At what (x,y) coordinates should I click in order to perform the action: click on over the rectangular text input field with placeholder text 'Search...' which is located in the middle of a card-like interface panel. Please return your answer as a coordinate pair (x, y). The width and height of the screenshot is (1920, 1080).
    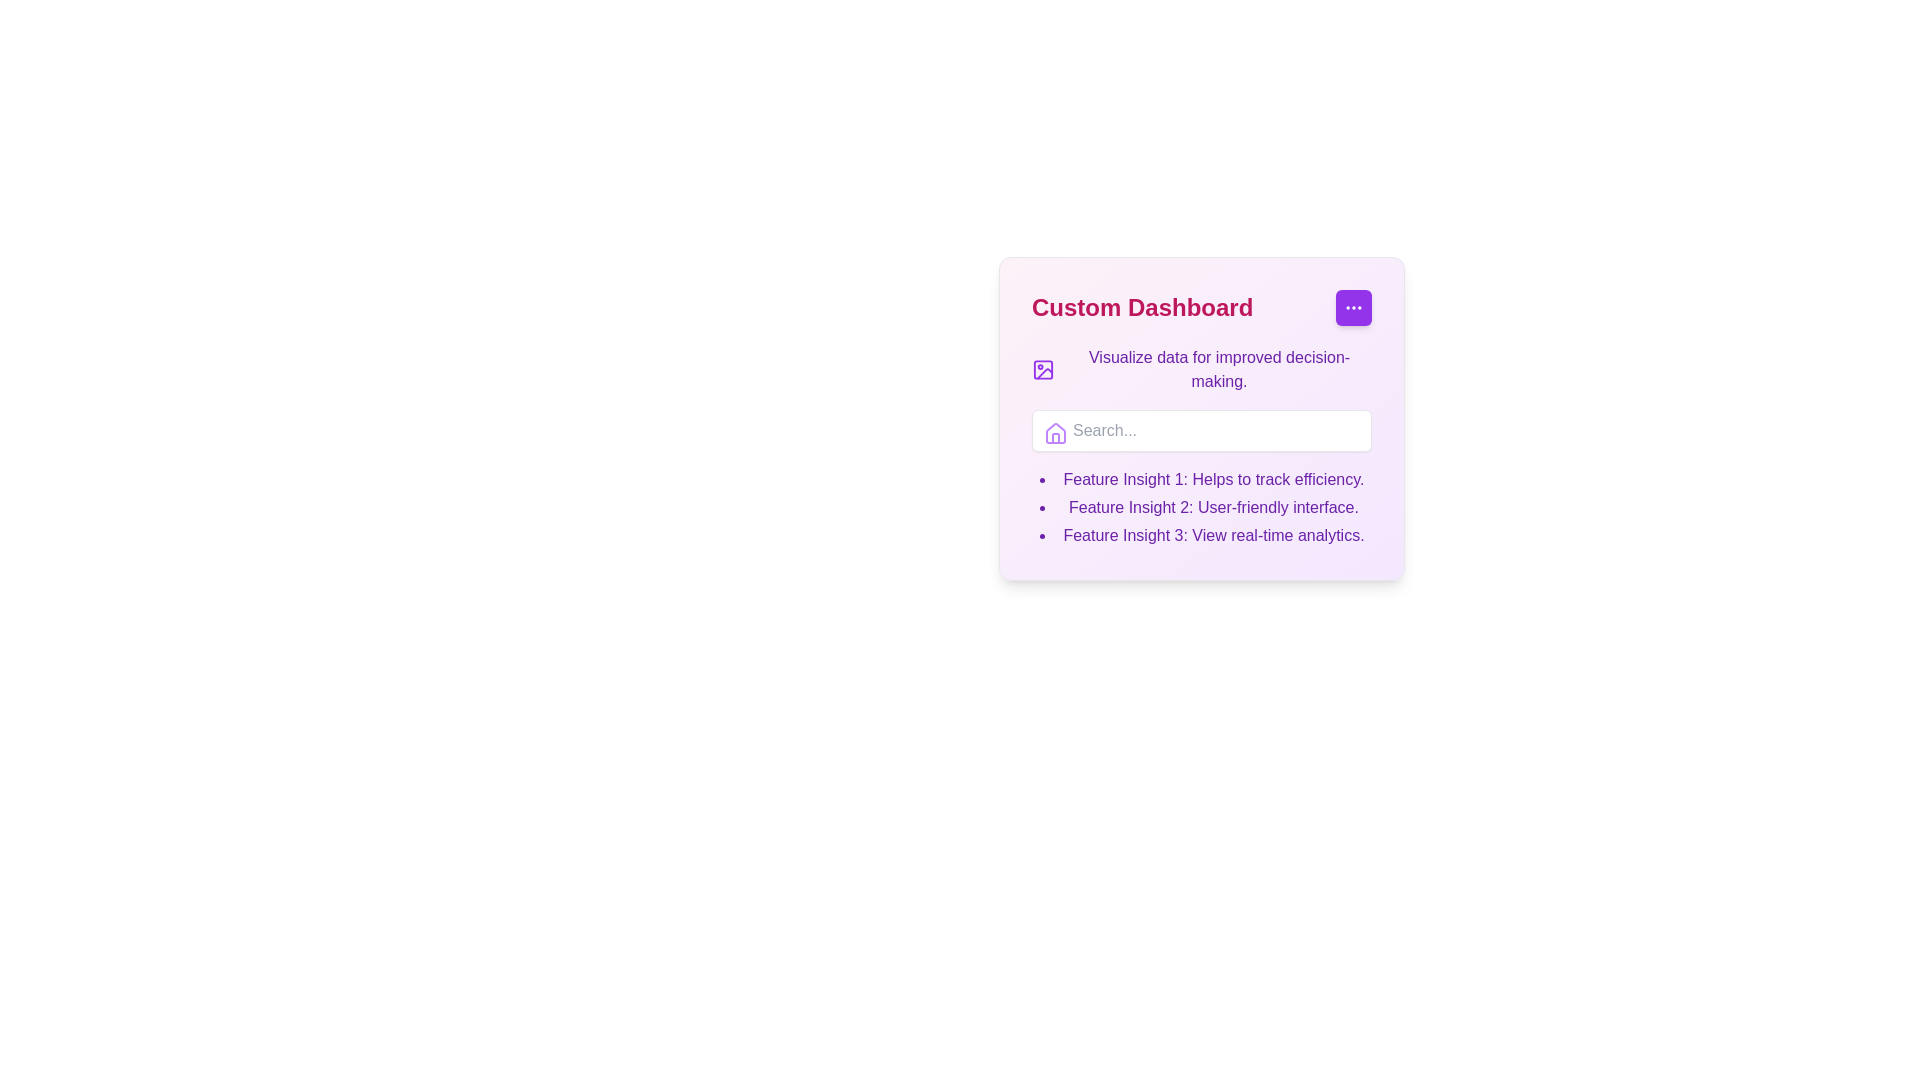
    Looking at the image, I should click on (1200, 430).